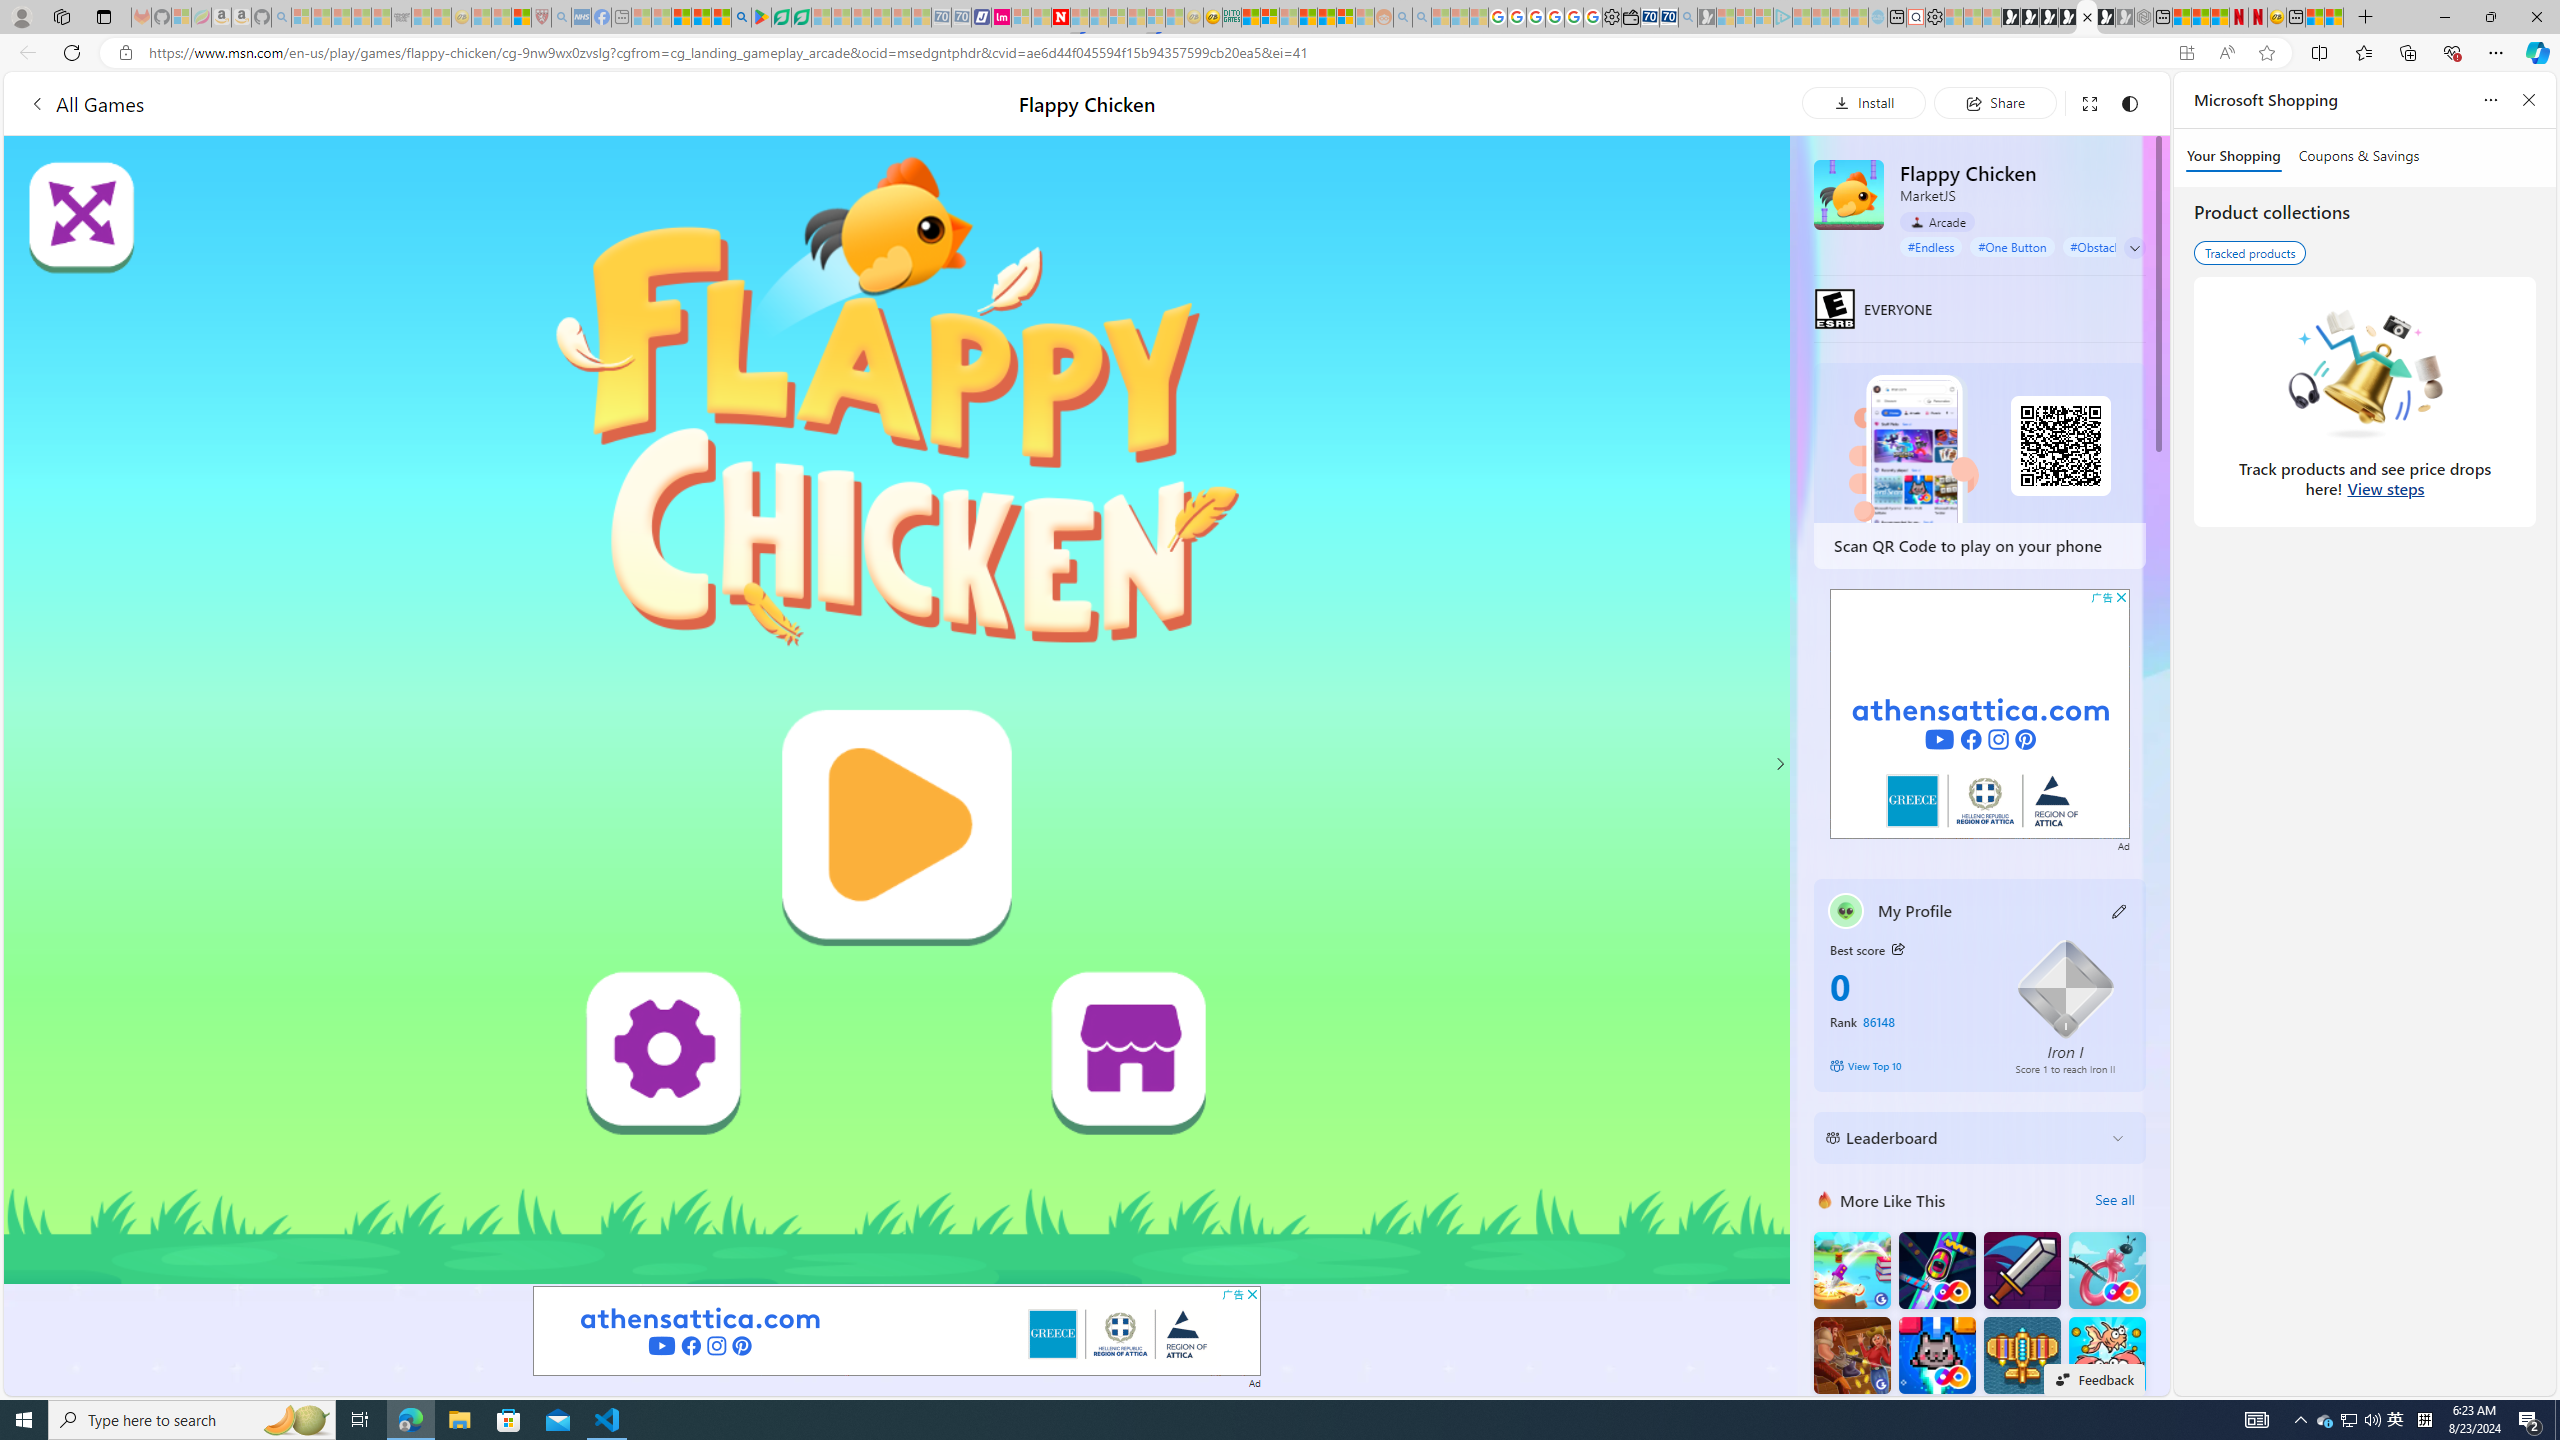  I want to click on 'AutomationID: cbb', so click(2121, 597).